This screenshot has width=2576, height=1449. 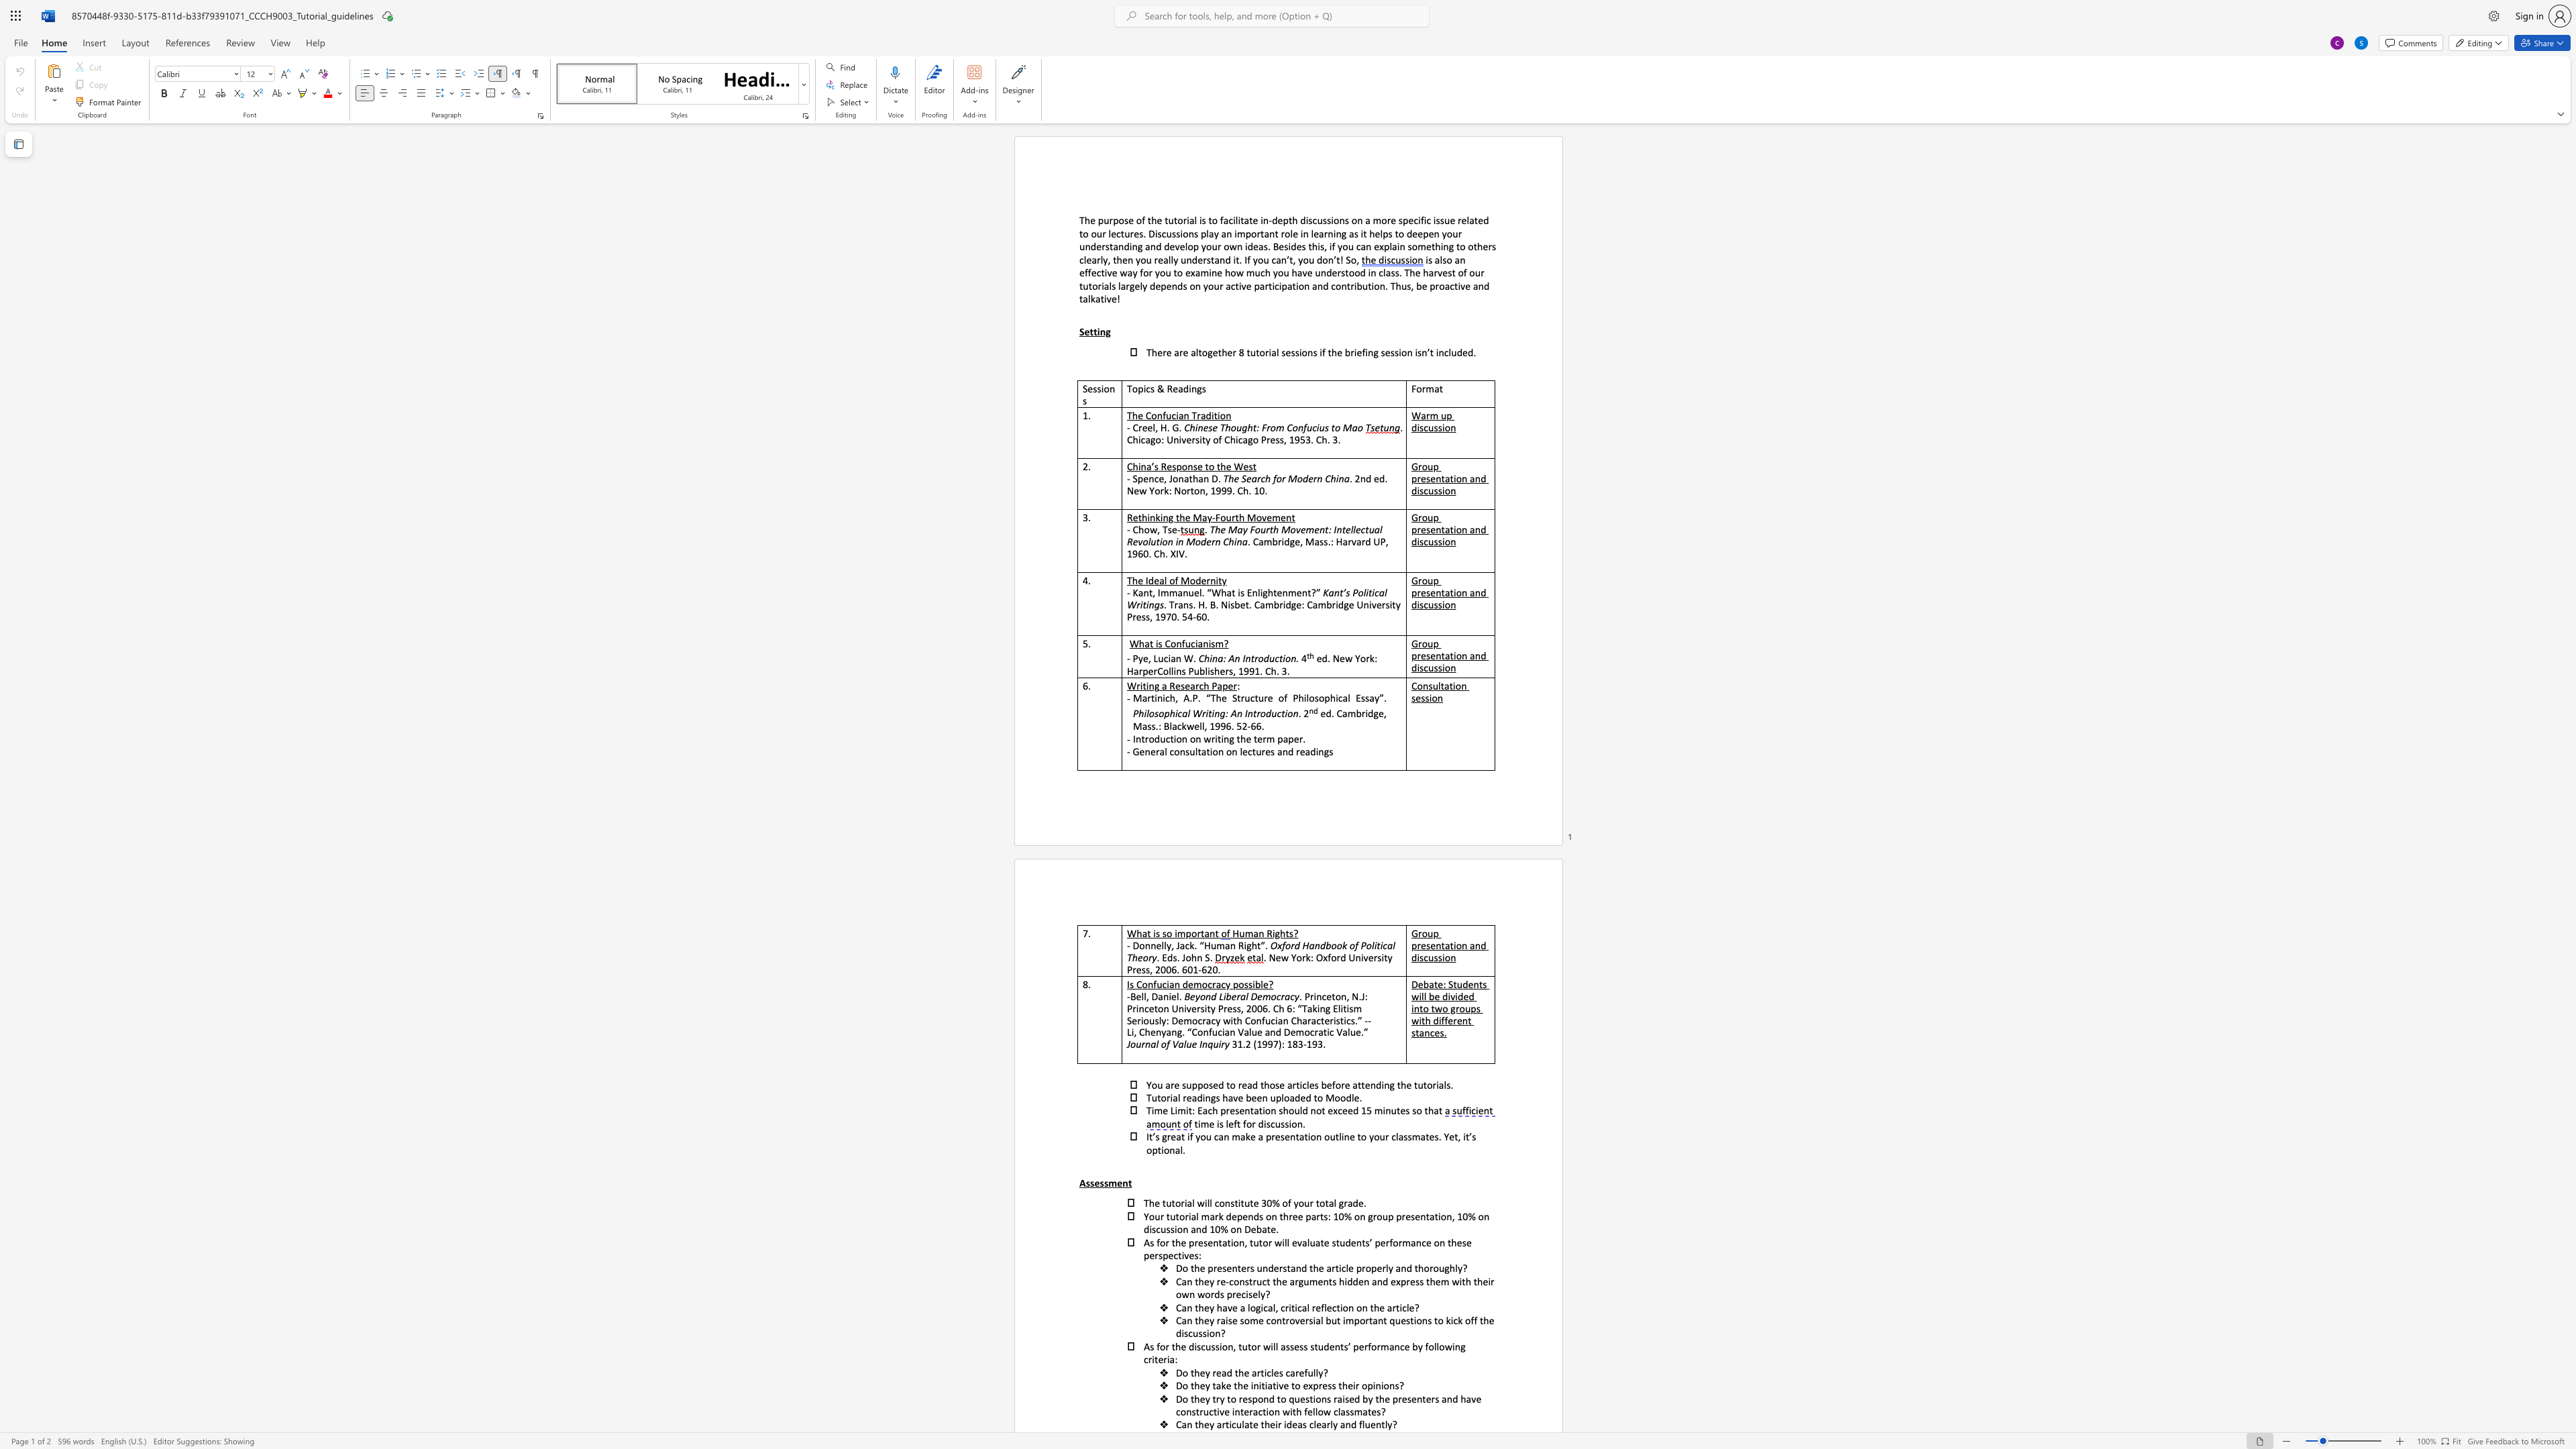 What do you see at coordinates (1267, 1385) in the screenshot?
I see `the subset text "ative to express their opinion" within the text "Do they take the initiative to express their opinions?"` at bounding box center [1267, 1385].